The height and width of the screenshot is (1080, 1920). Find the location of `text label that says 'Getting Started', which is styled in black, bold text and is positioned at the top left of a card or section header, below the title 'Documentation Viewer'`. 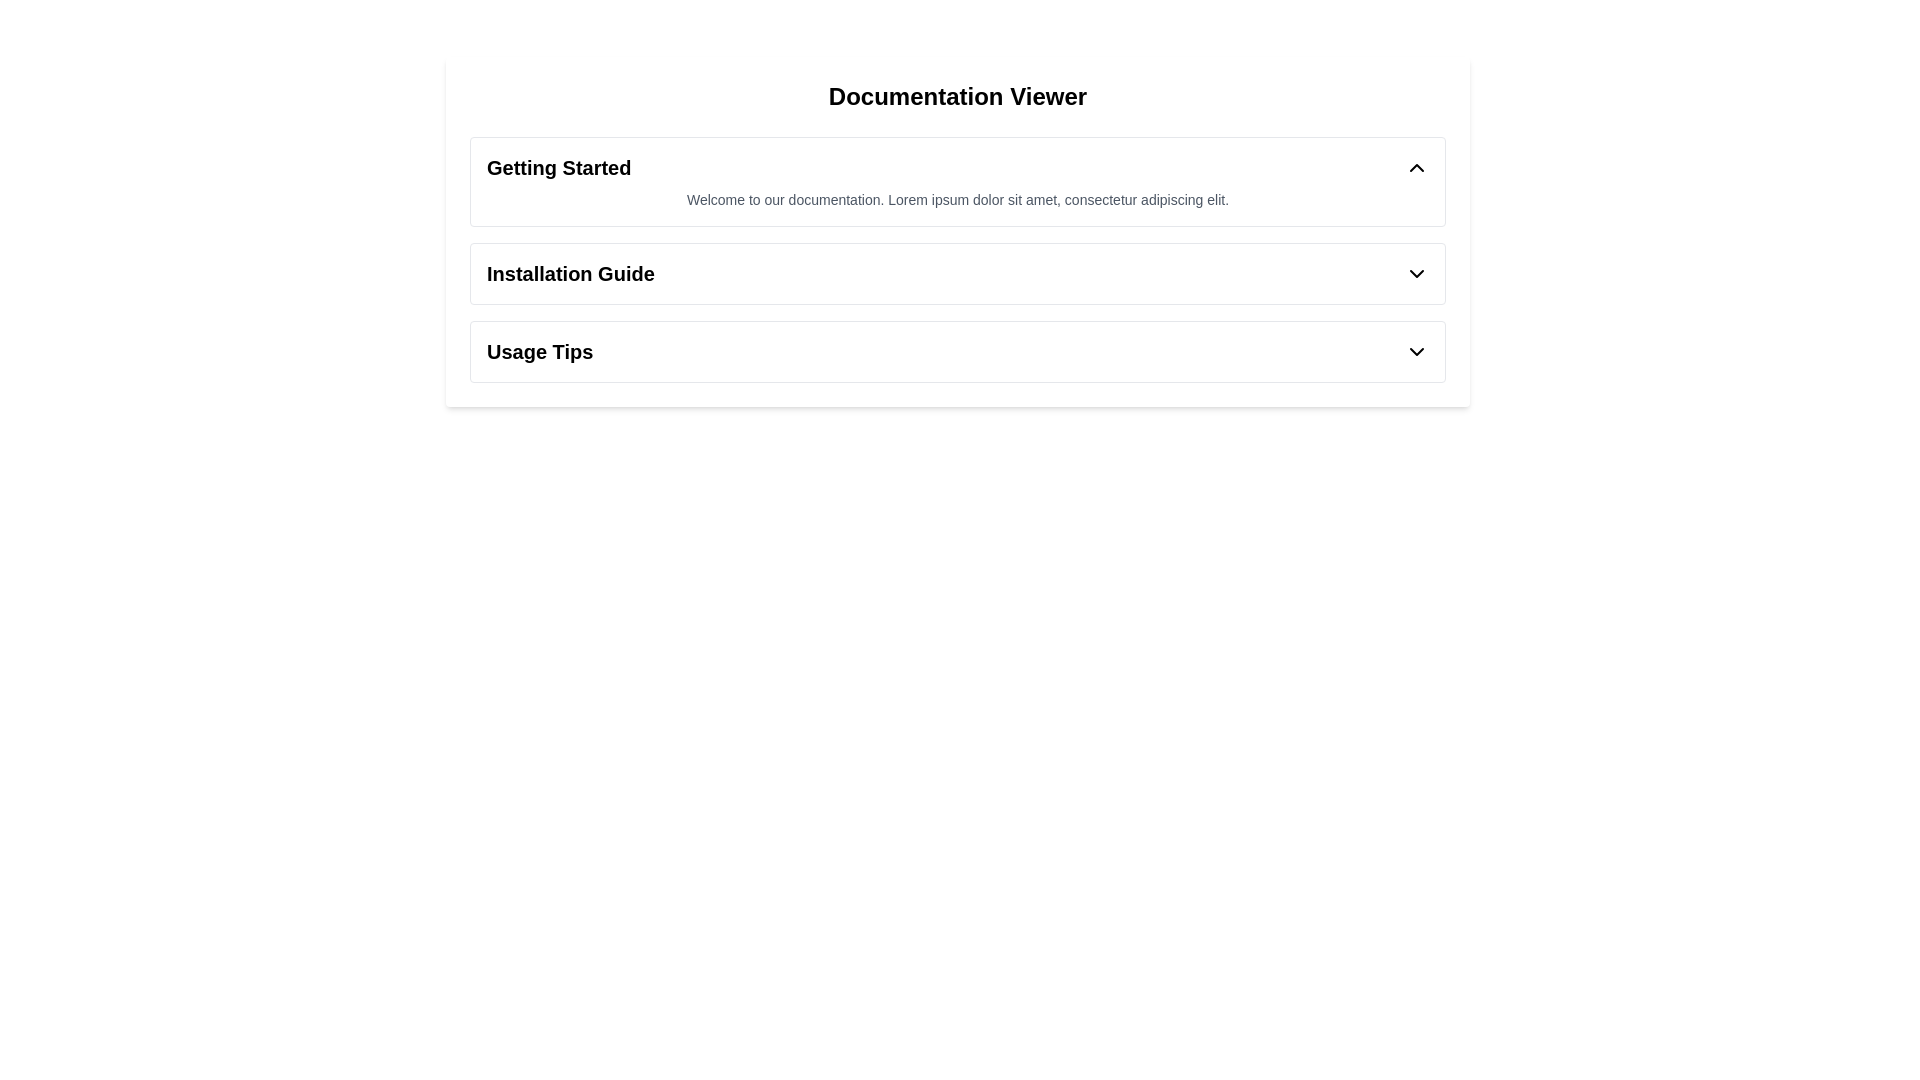

text label that says 'Getting Started', which is styled in black, bold text and is positioned at the top left of a card or section header, below the title 'Documentation Viewer' is located at coordinates (559, 167).